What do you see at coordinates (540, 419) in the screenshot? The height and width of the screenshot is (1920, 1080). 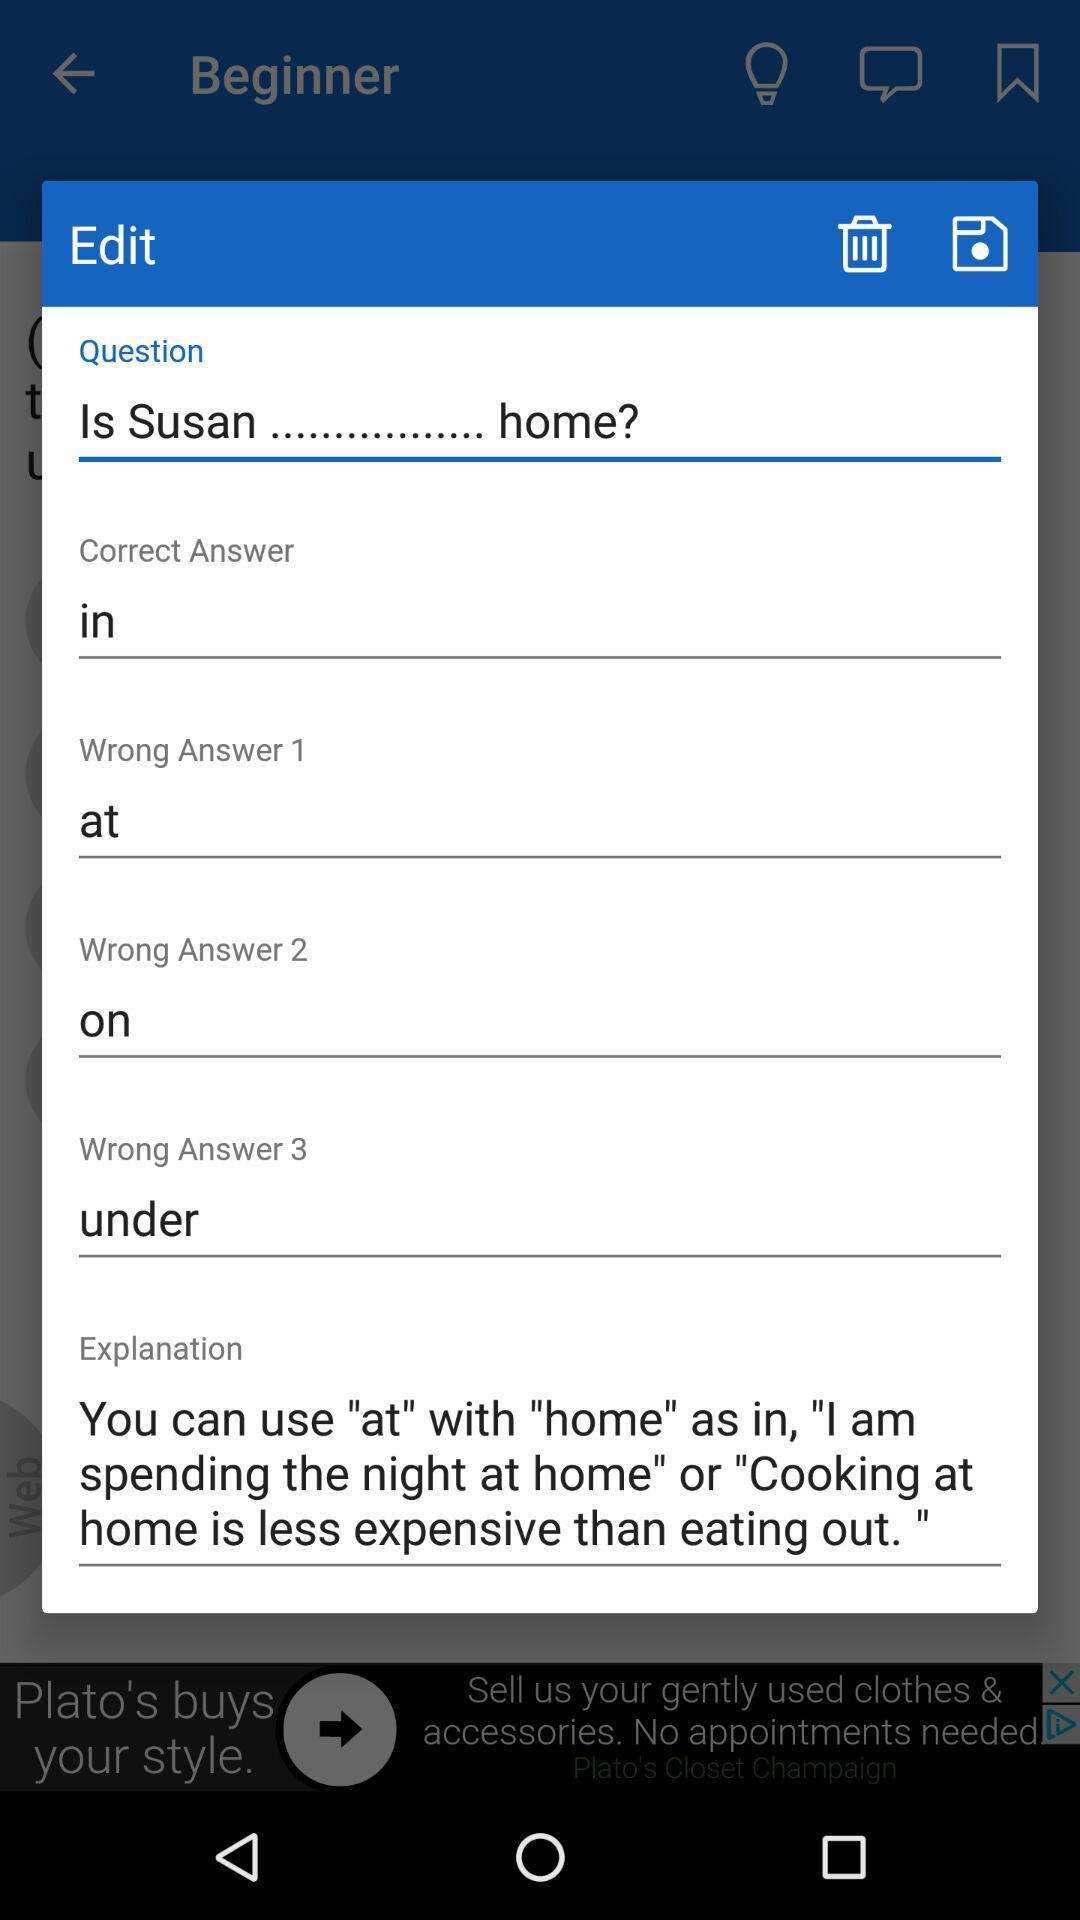 I see `the icon below edit icon` at bounding box center [540, 419].